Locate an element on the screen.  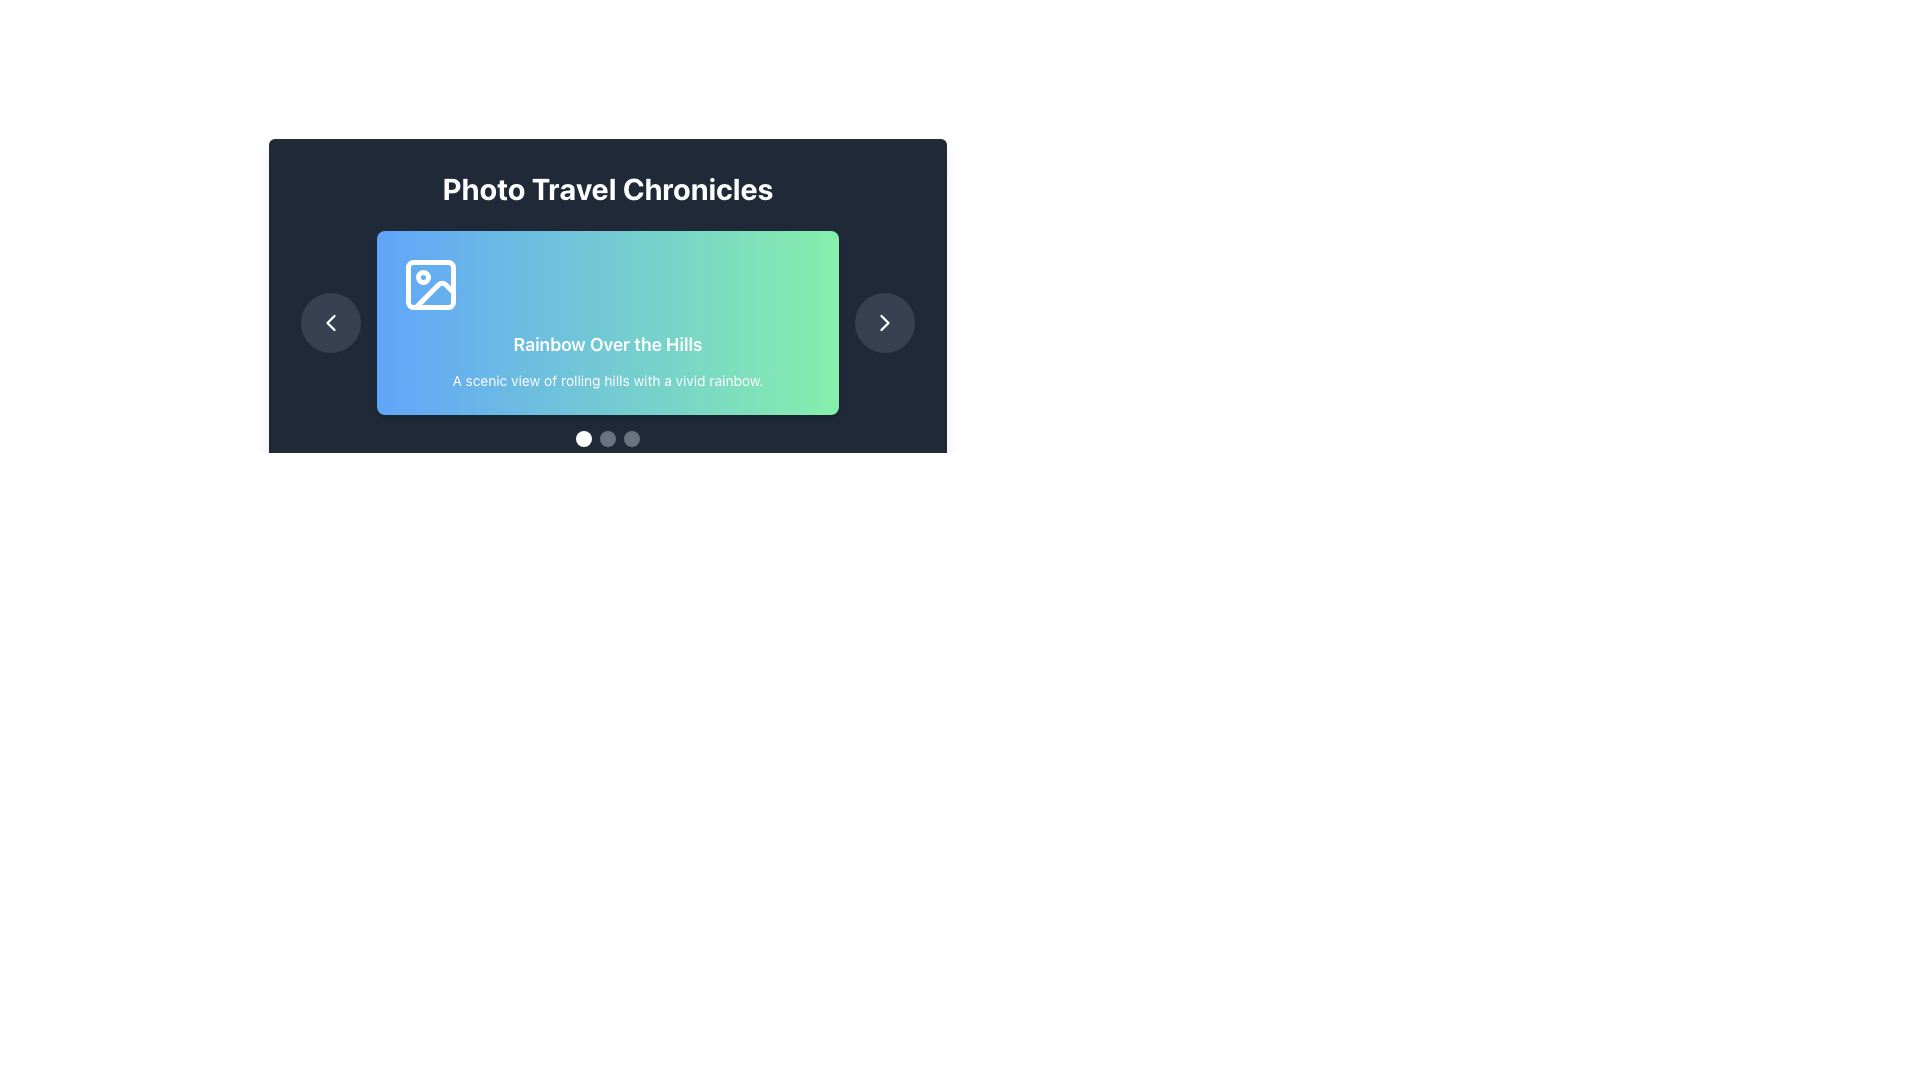
the decorative graphical element of the SVG icon that visually indicates an image placeholder, located in the top-left section of the circular frame is located at coordinates (422, 277).